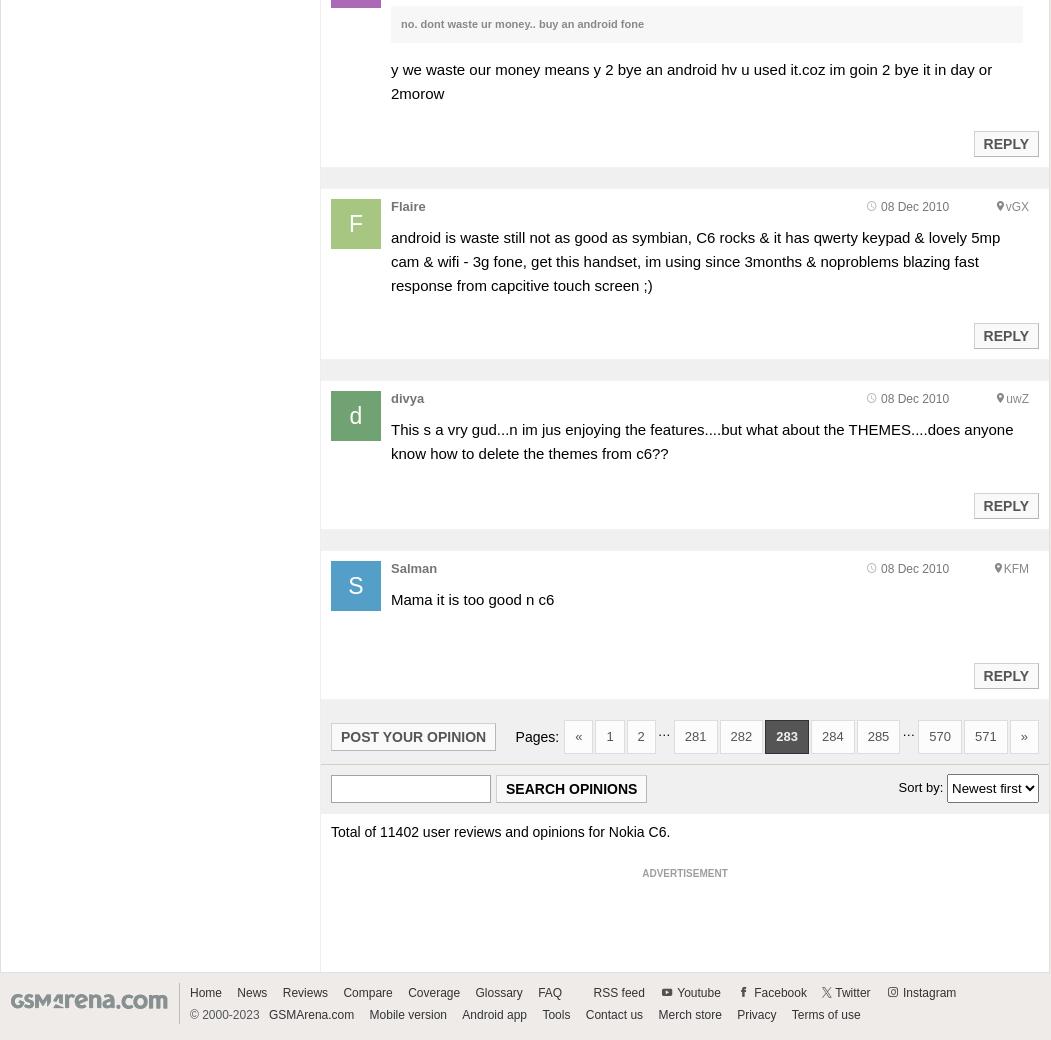 Image resolution: width=1051 pixels, height=1040 pixels. Describe the element at coordinates (939, 736) in the screenshot. I see `'570'` at that location.